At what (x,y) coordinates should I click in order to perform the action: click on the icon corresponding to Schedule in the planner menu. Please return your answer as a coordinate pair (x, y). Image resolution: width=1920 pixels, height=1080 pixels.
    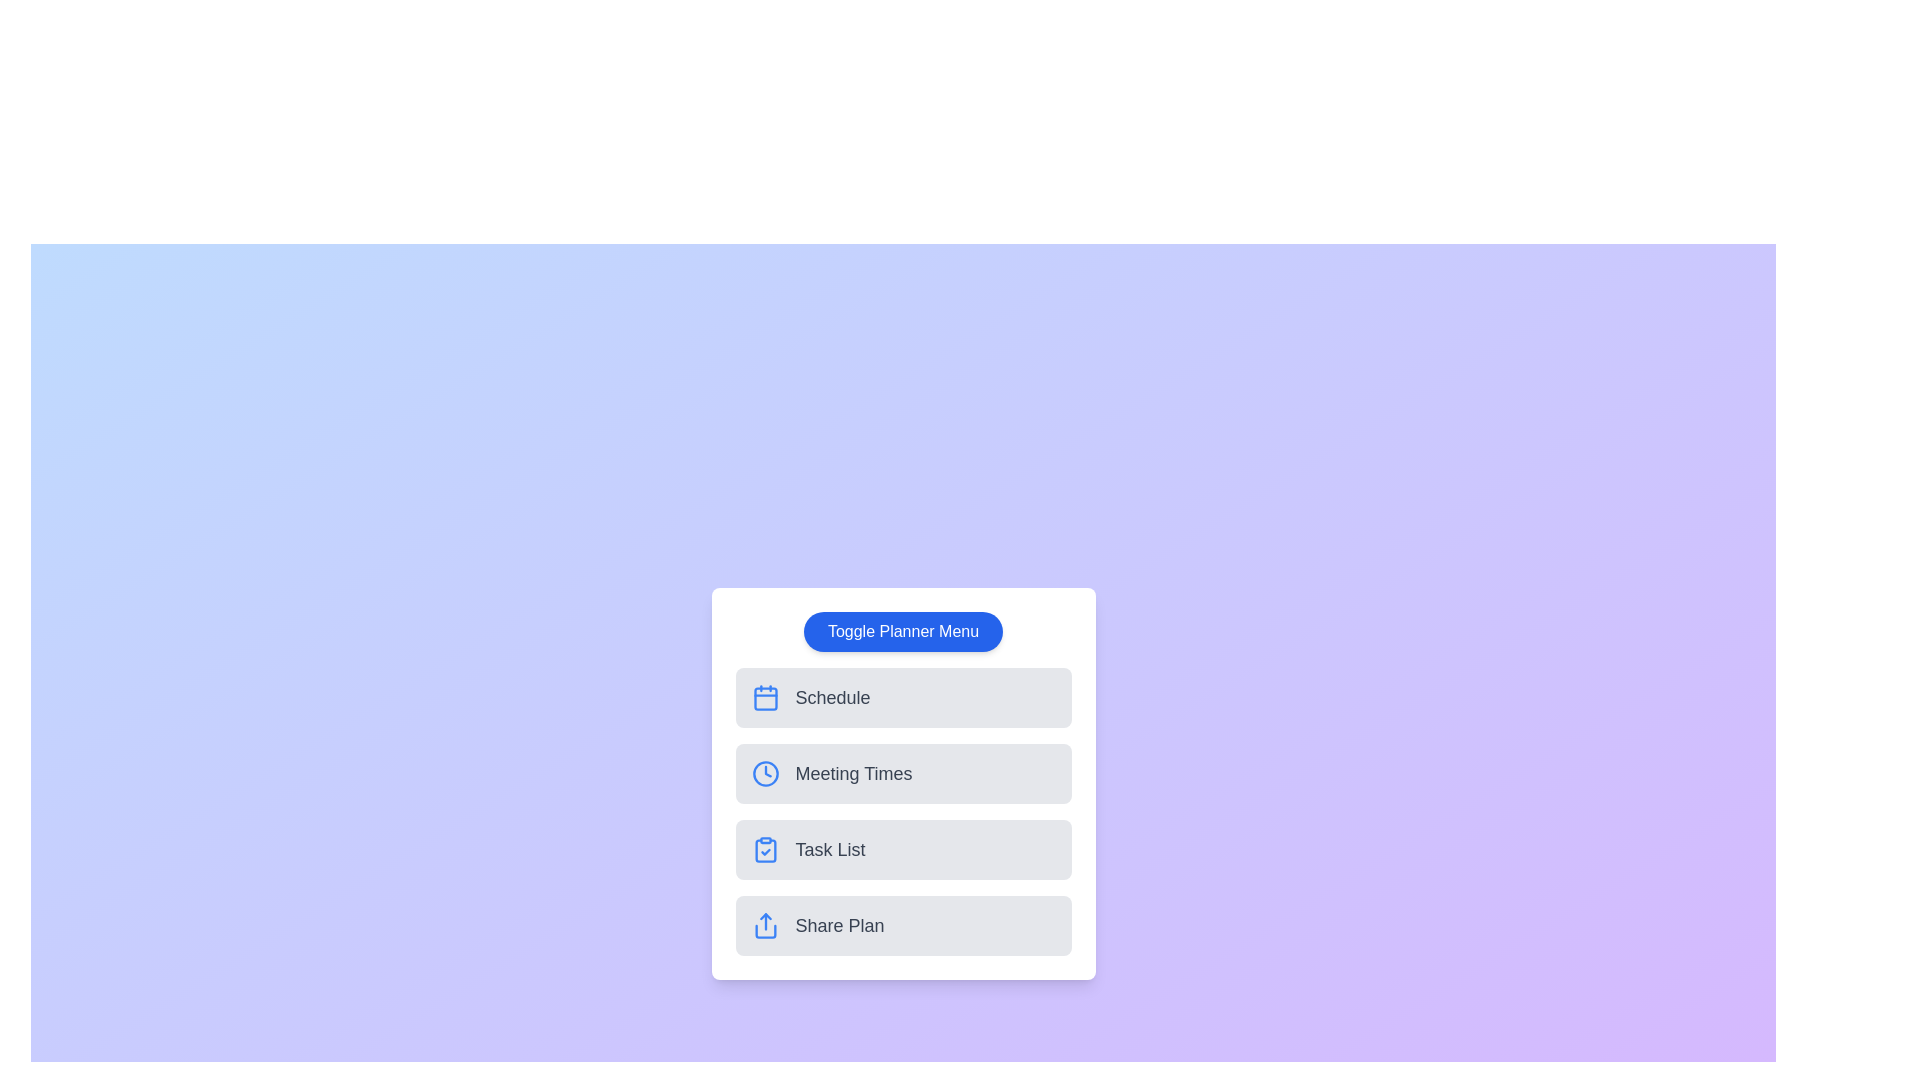
    Looking at the image, I should click on (764, 697).